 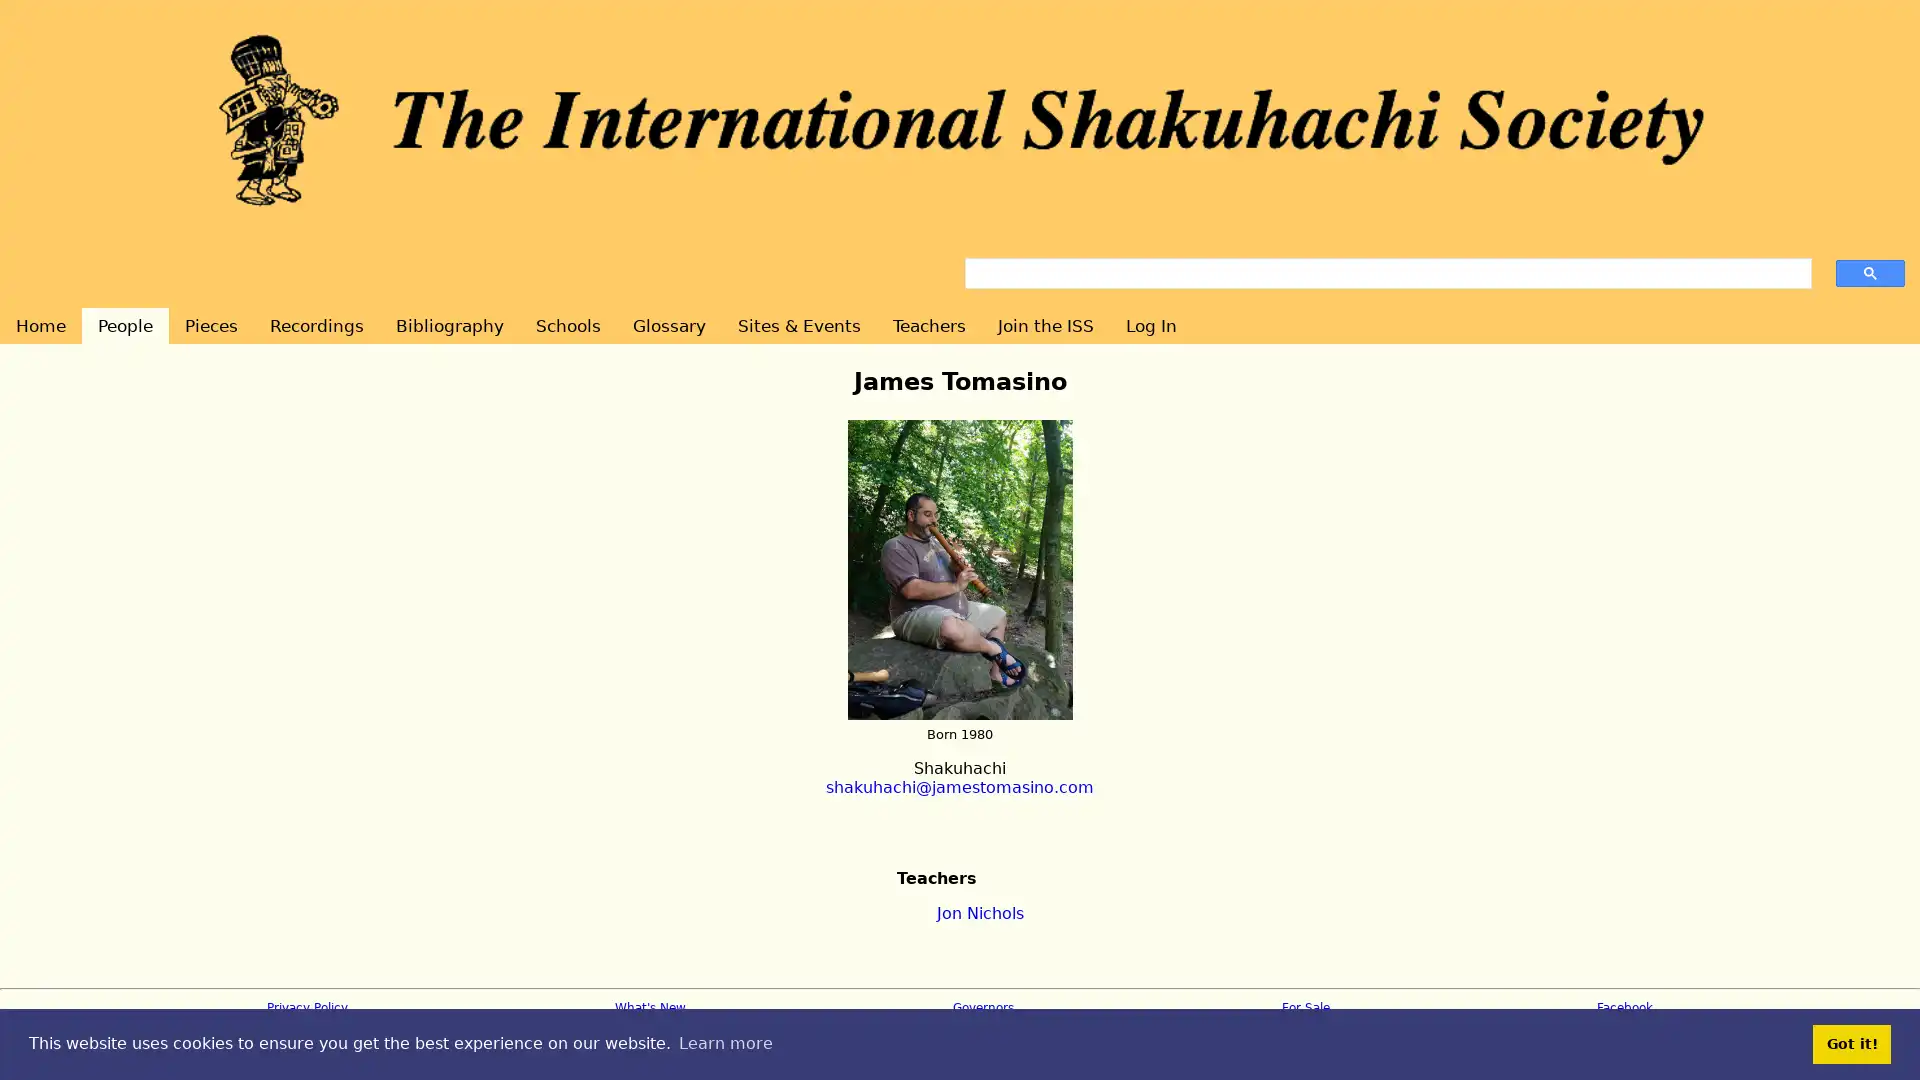 I want to click on learn more about cookies, so click(x=724, y=1043).